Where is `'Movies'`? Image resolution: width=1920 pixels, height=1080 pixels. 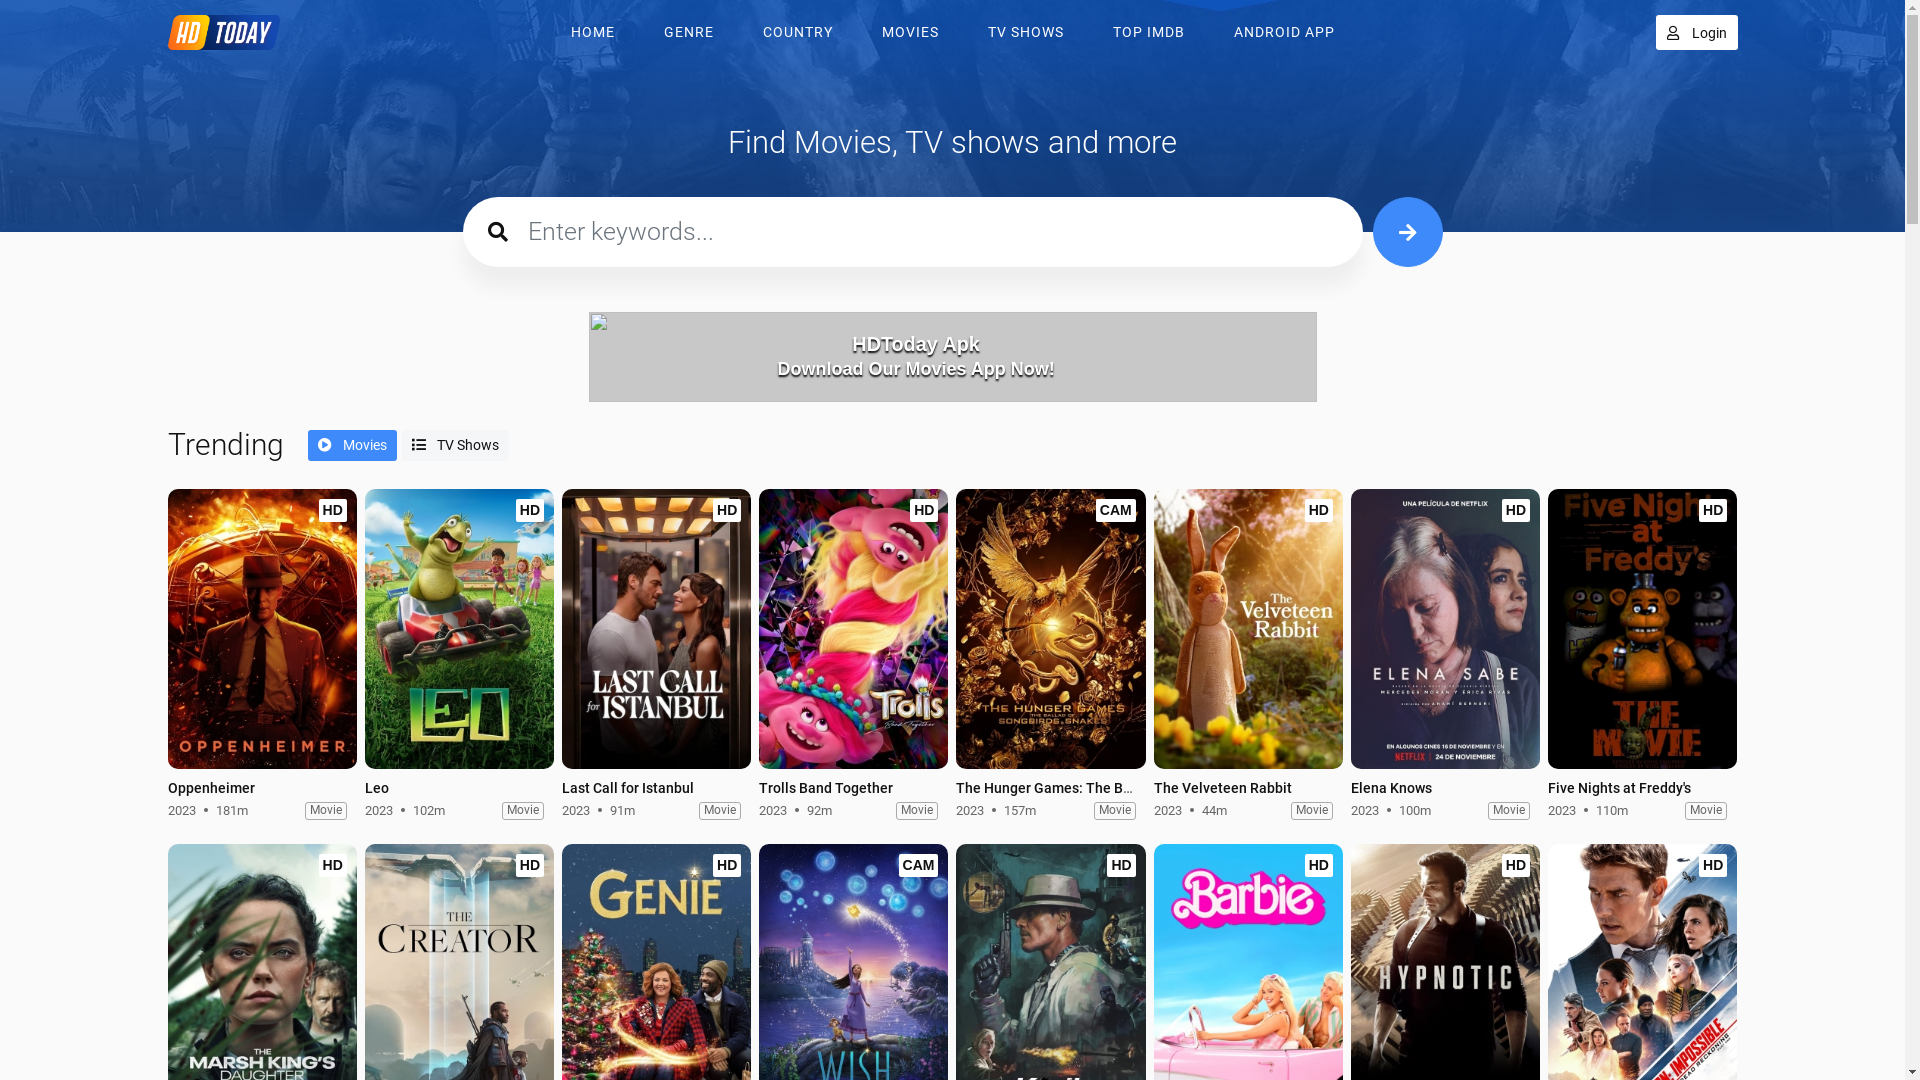
'Movies' is located at coordinates (352, 444).